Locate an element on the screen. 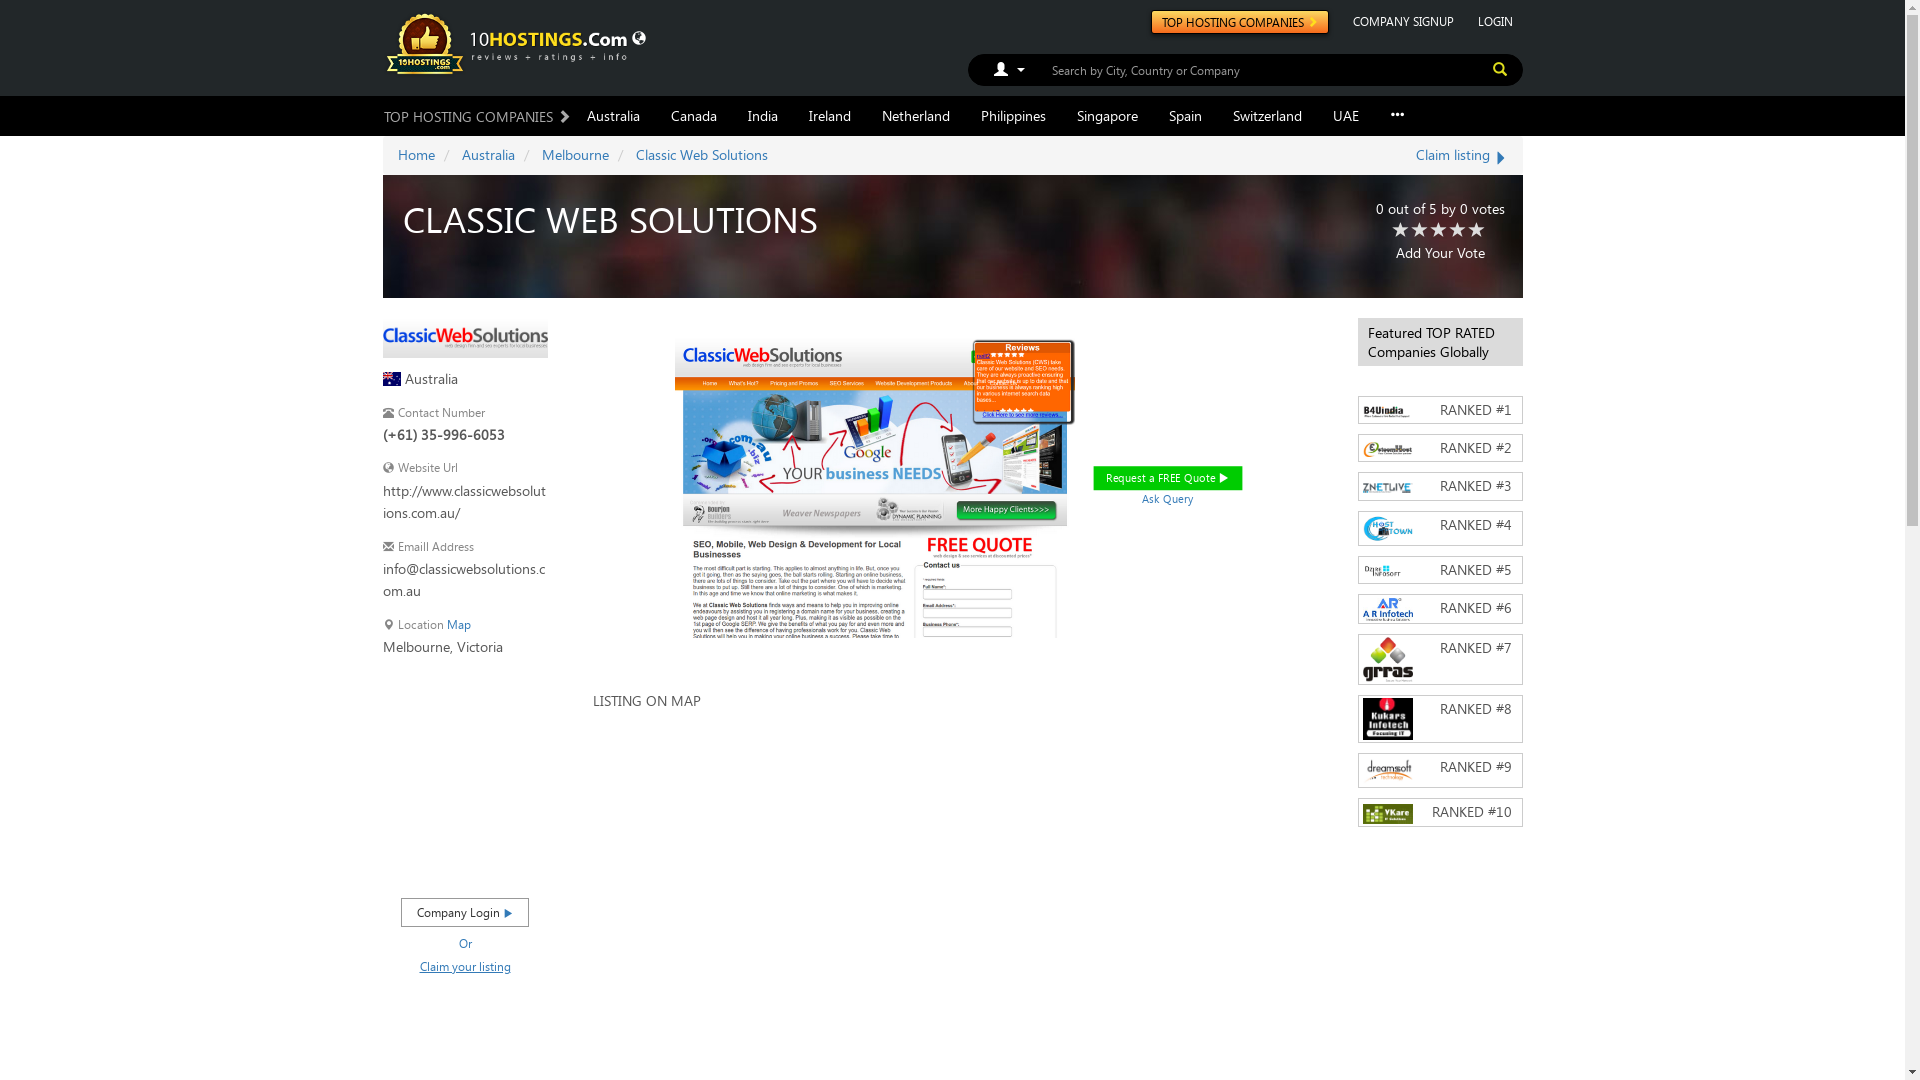 Image resolution: width=1920 pixels, height=1080 pixels. 'Philippines' is located at coordinates (1013, 115).